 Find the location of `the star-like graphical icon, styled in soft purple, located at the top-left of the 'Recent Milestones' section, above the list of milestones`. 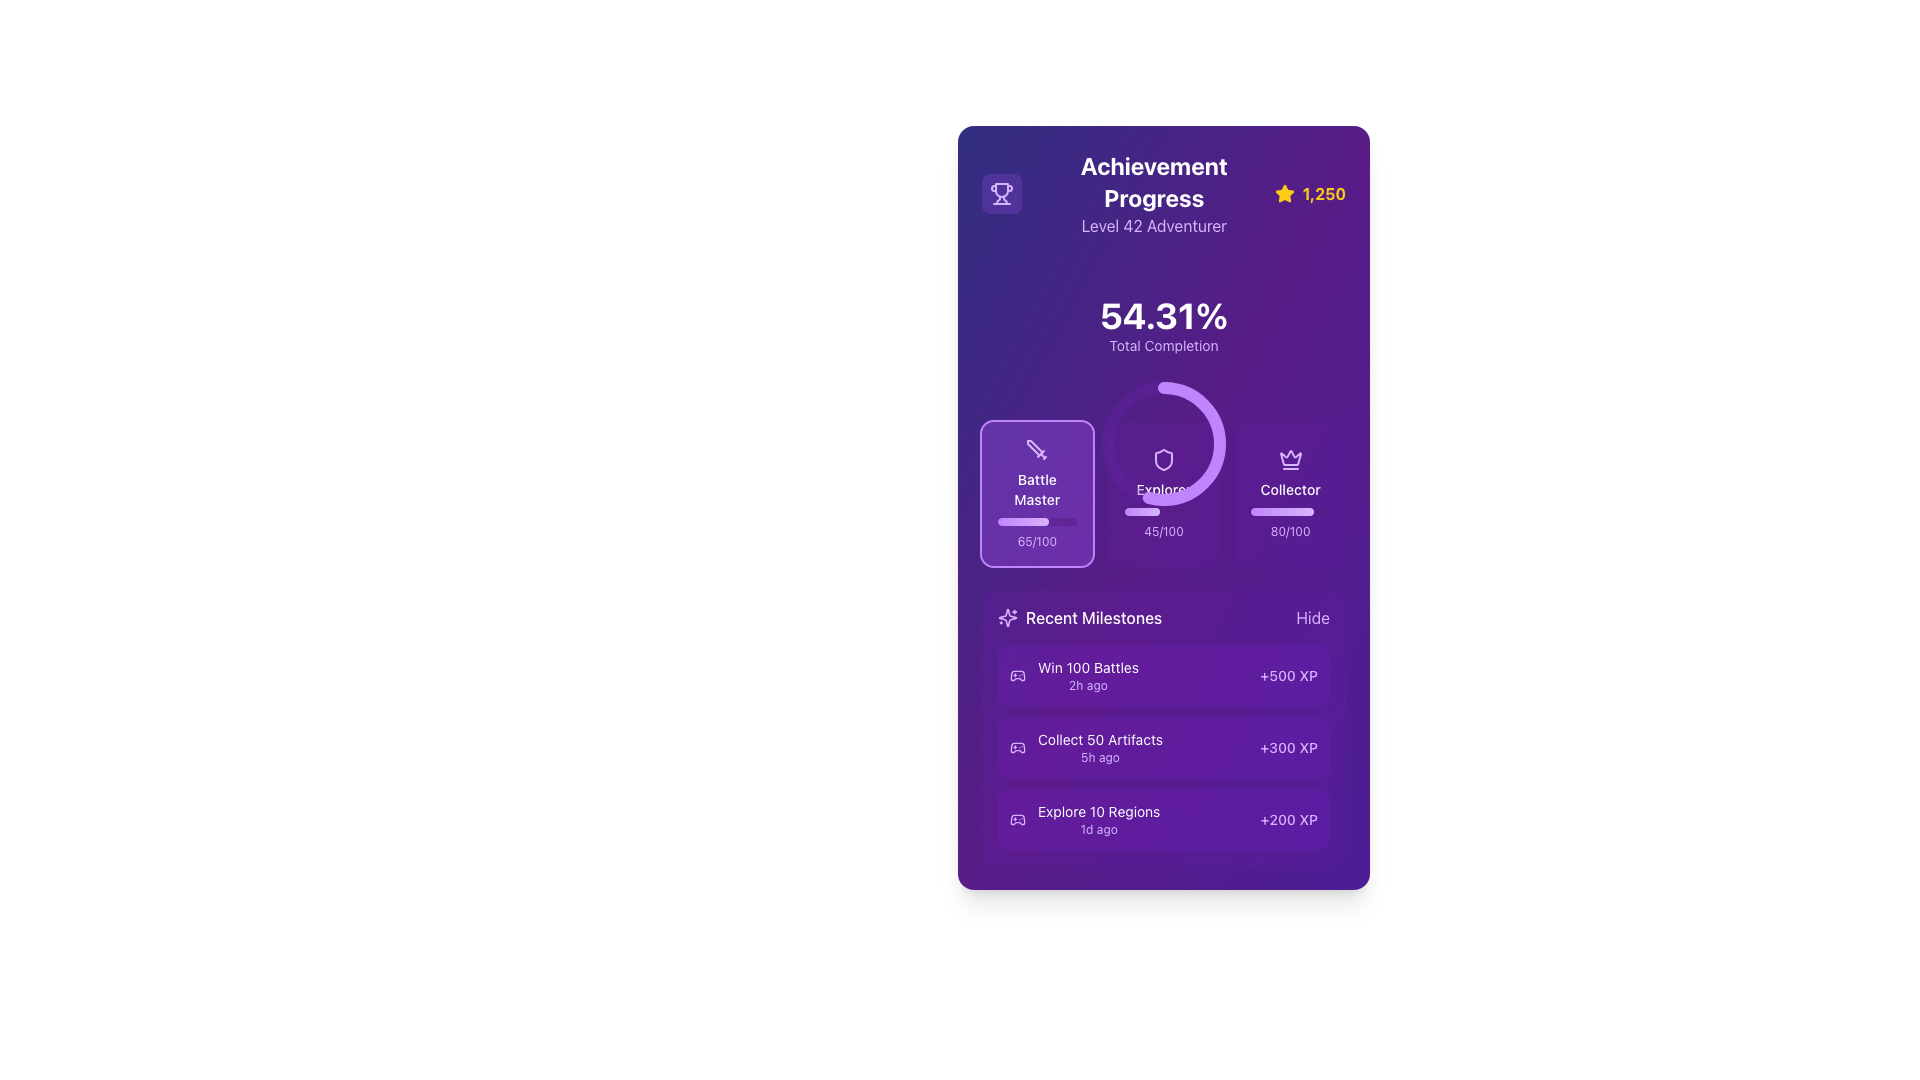

the star-like graphical icon, styled in soft purple, located at the top-left of the 'Recent Milestones' section, above the list of milestones is located at coordinates (1008, 616).